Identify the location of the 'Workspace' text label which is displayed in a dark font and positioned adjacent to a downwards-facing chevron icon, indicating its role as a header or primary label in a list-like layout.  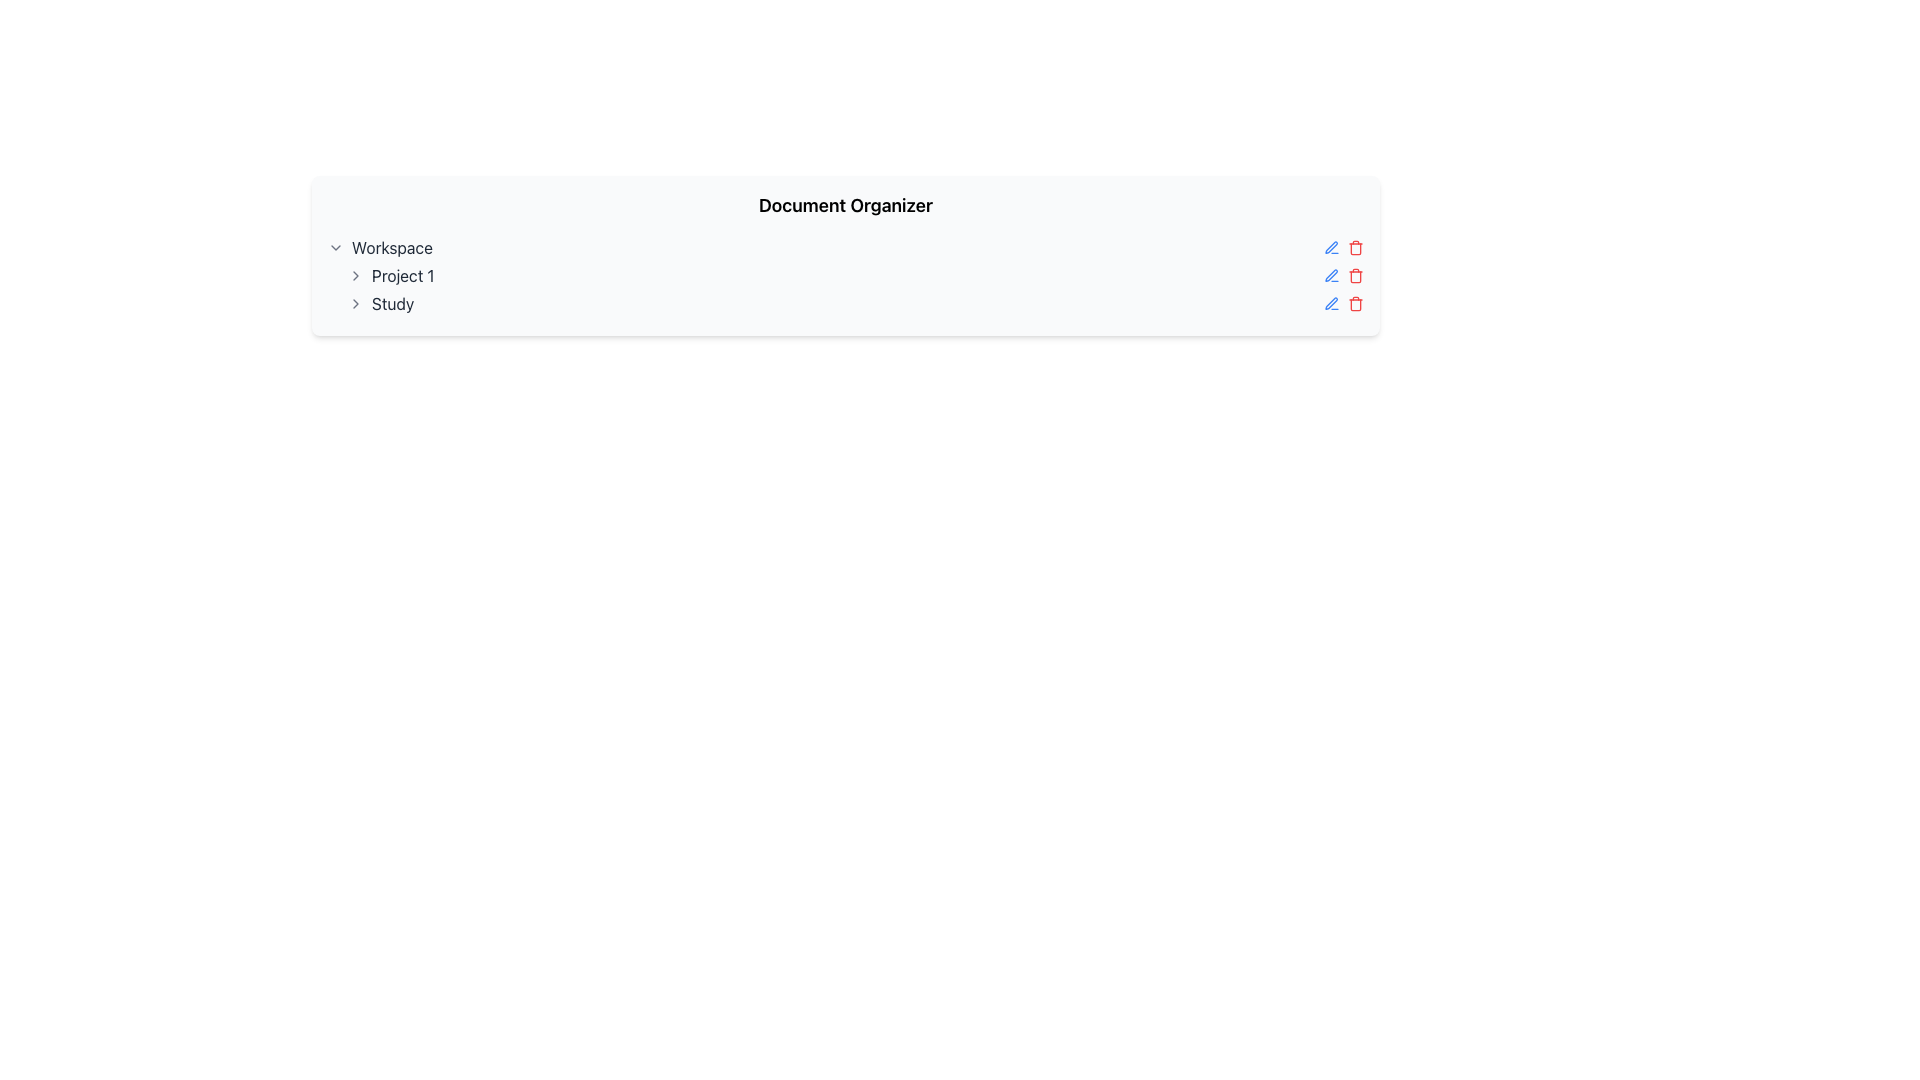
(392, 246).